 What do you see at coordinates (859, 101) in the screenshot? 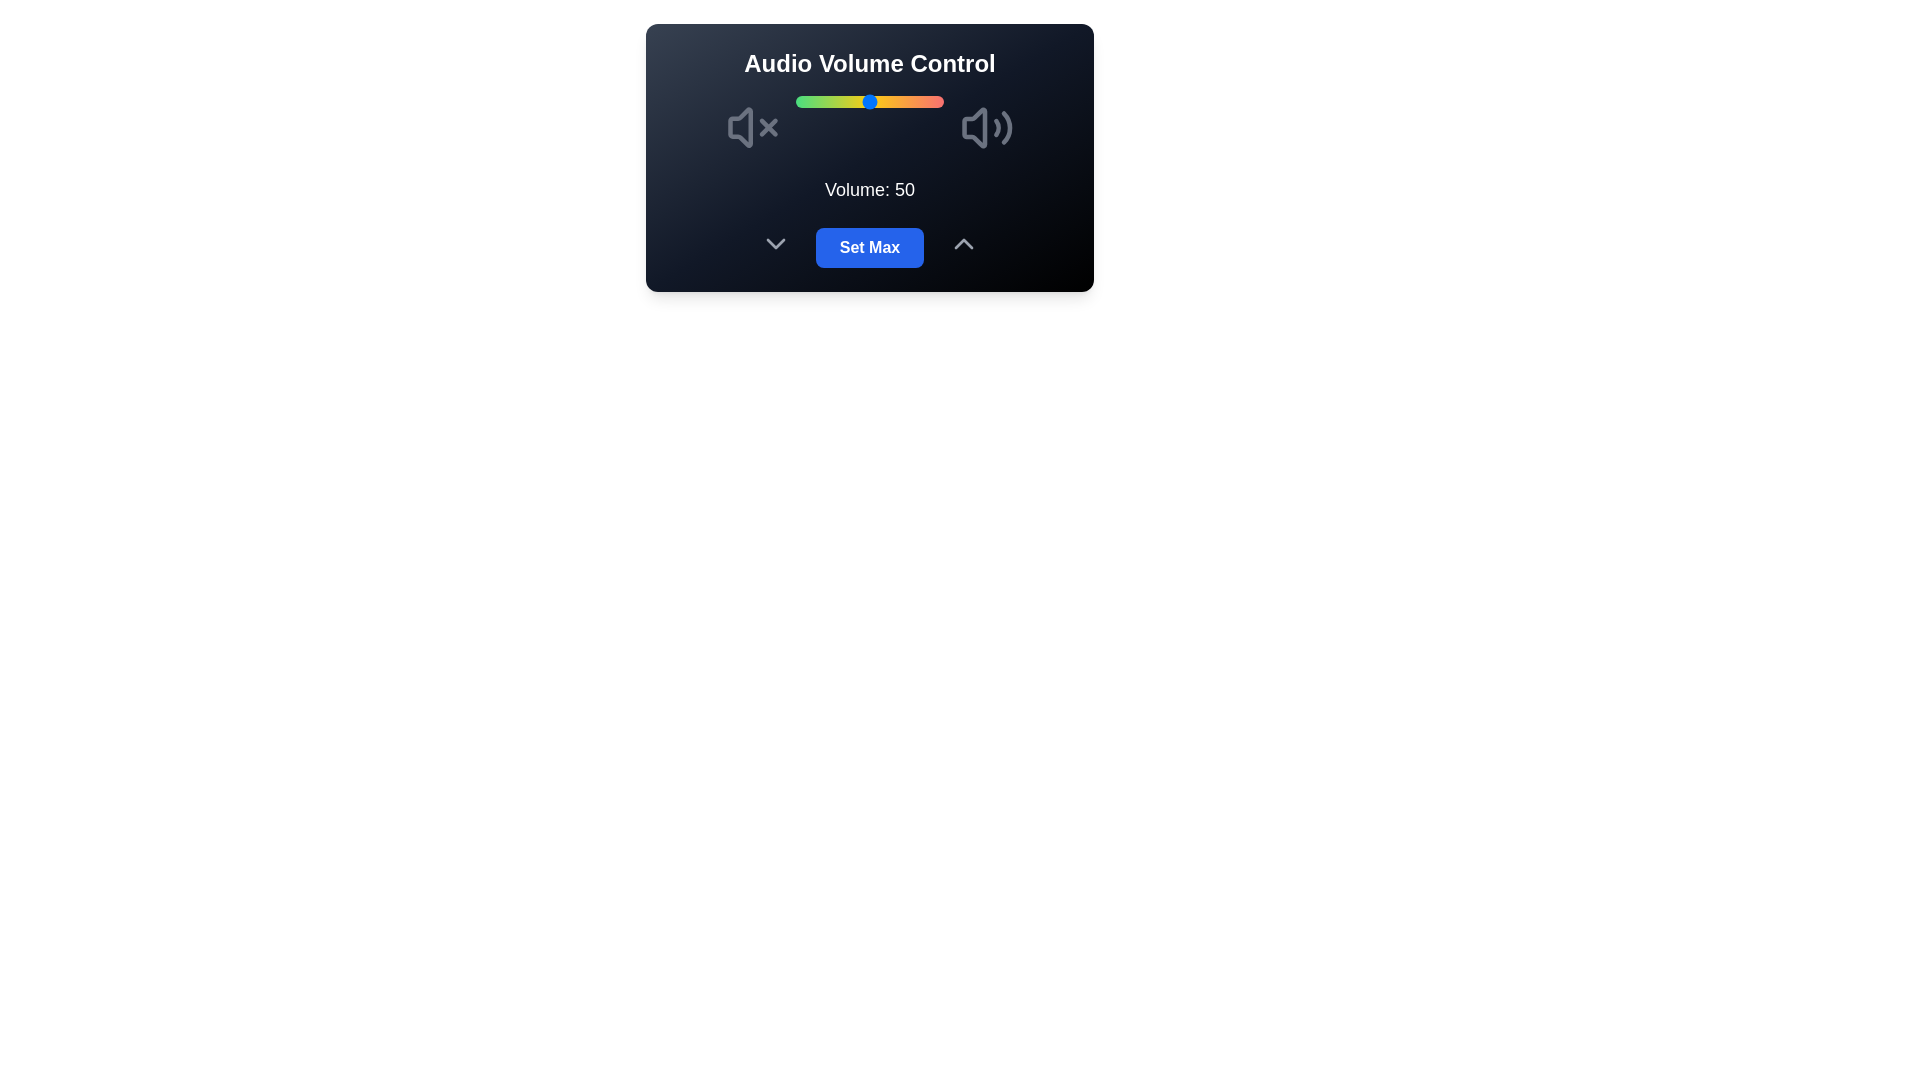
I see `the volume slider to 43 percent` at bounding box center [859, 101].